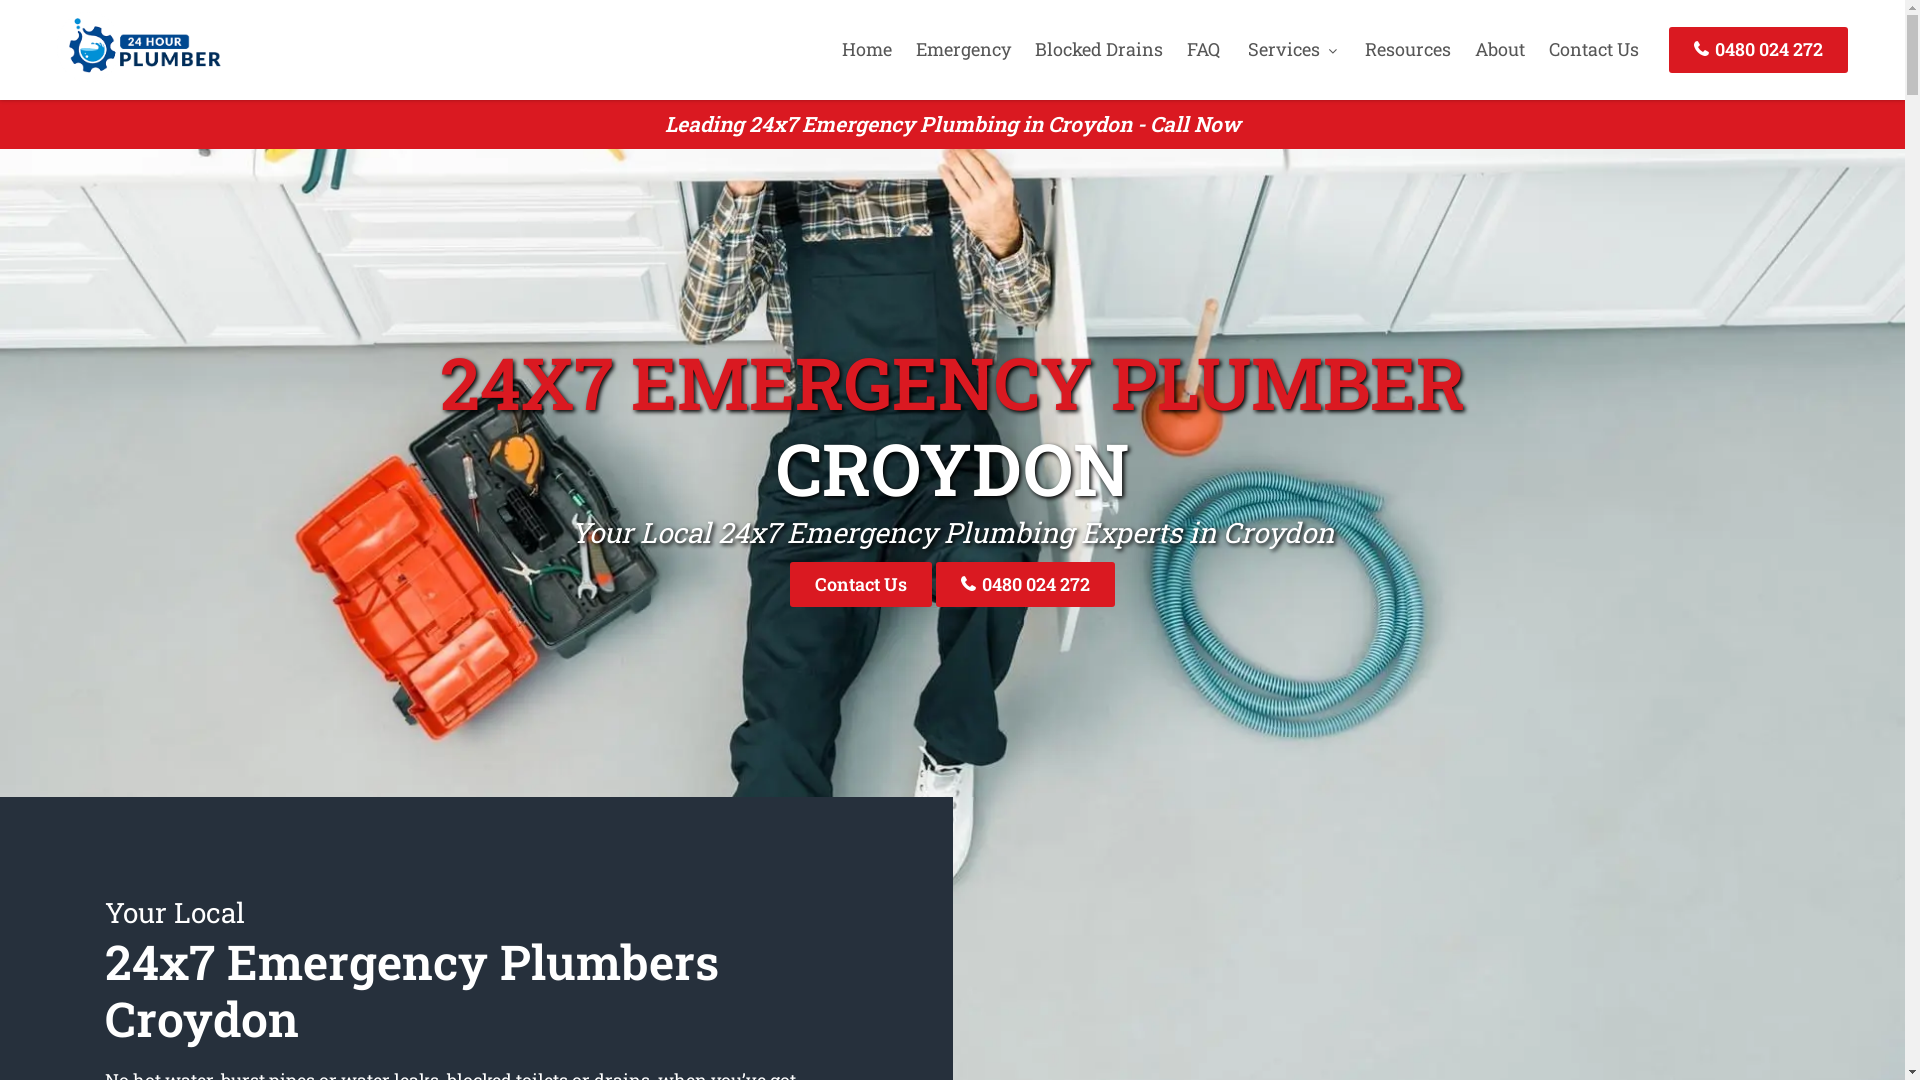 This screenshot has width=1920, height=1080. What do you see at coordinates (1176, 48) in the screenshot?
I see `'FAQ'` at bounding box center [1176, 48].